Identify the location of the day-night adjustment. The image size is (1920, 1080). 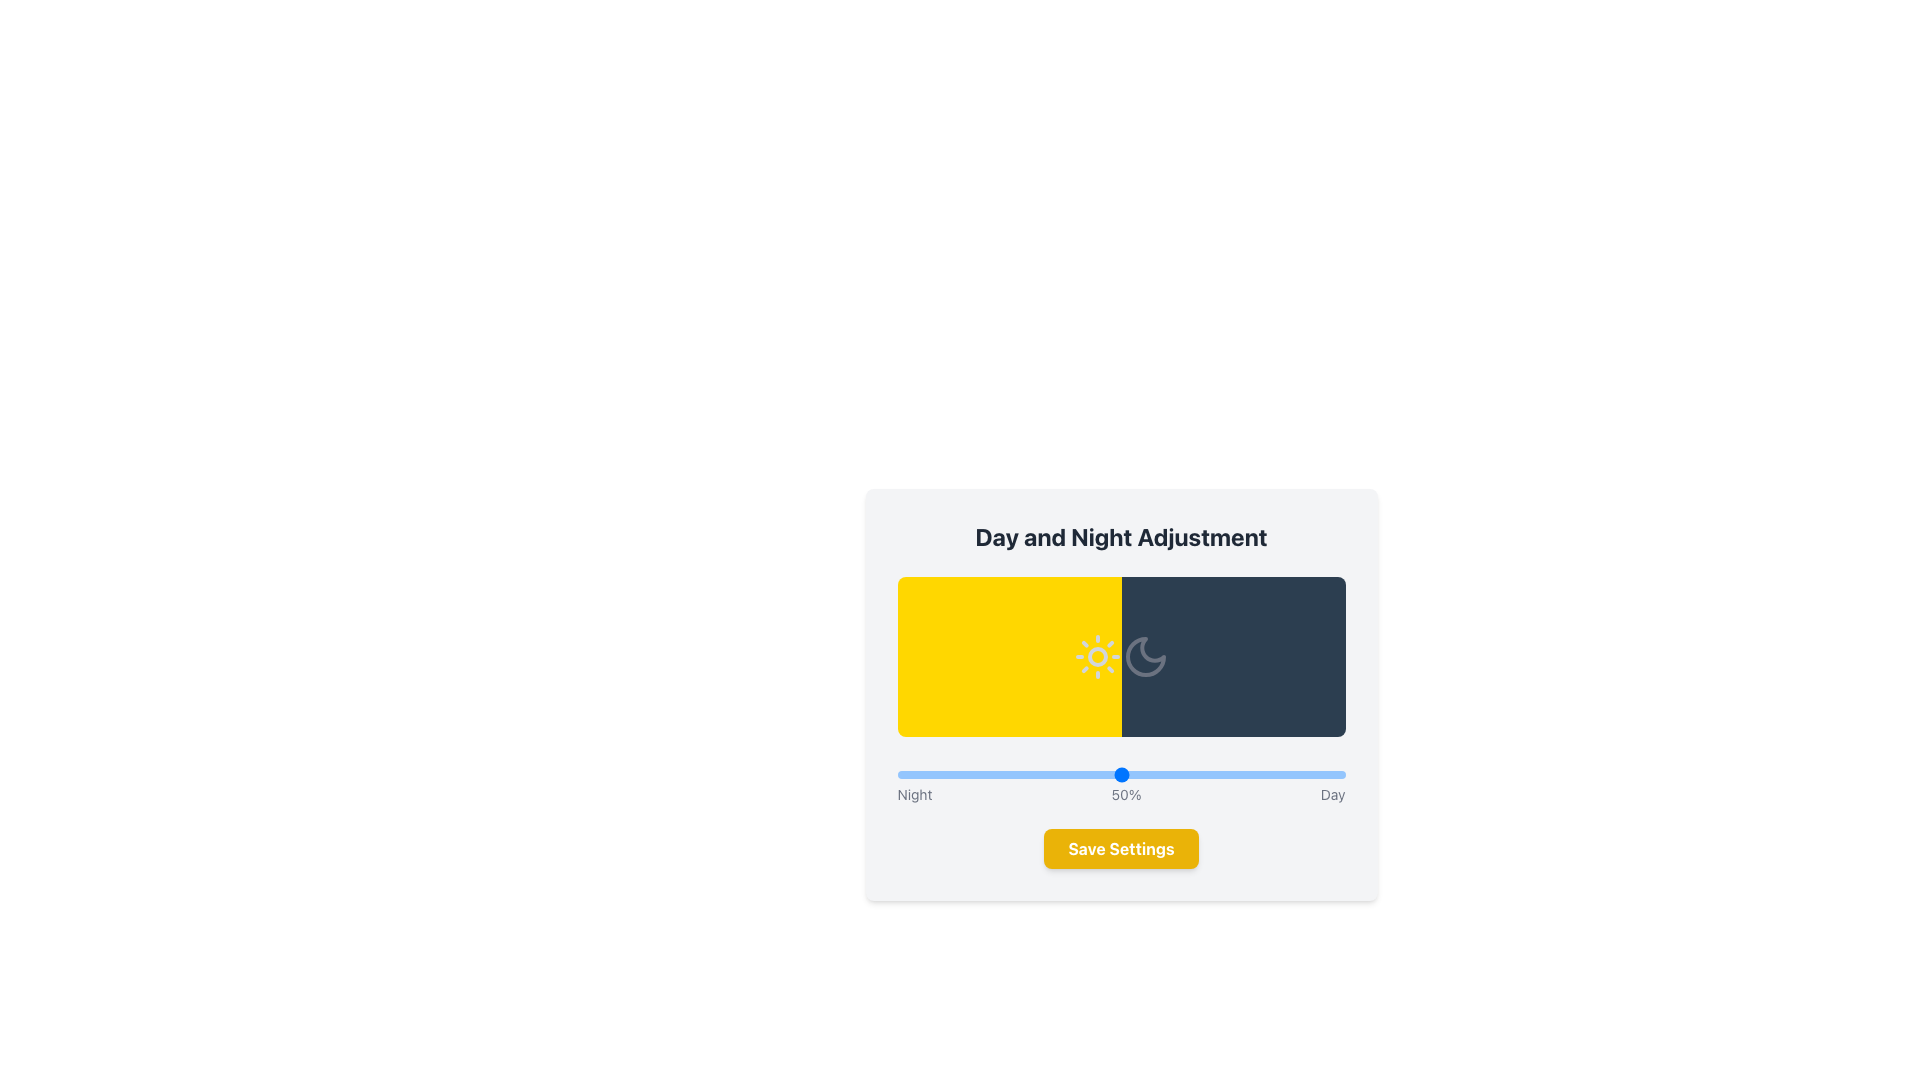
(901, 774).